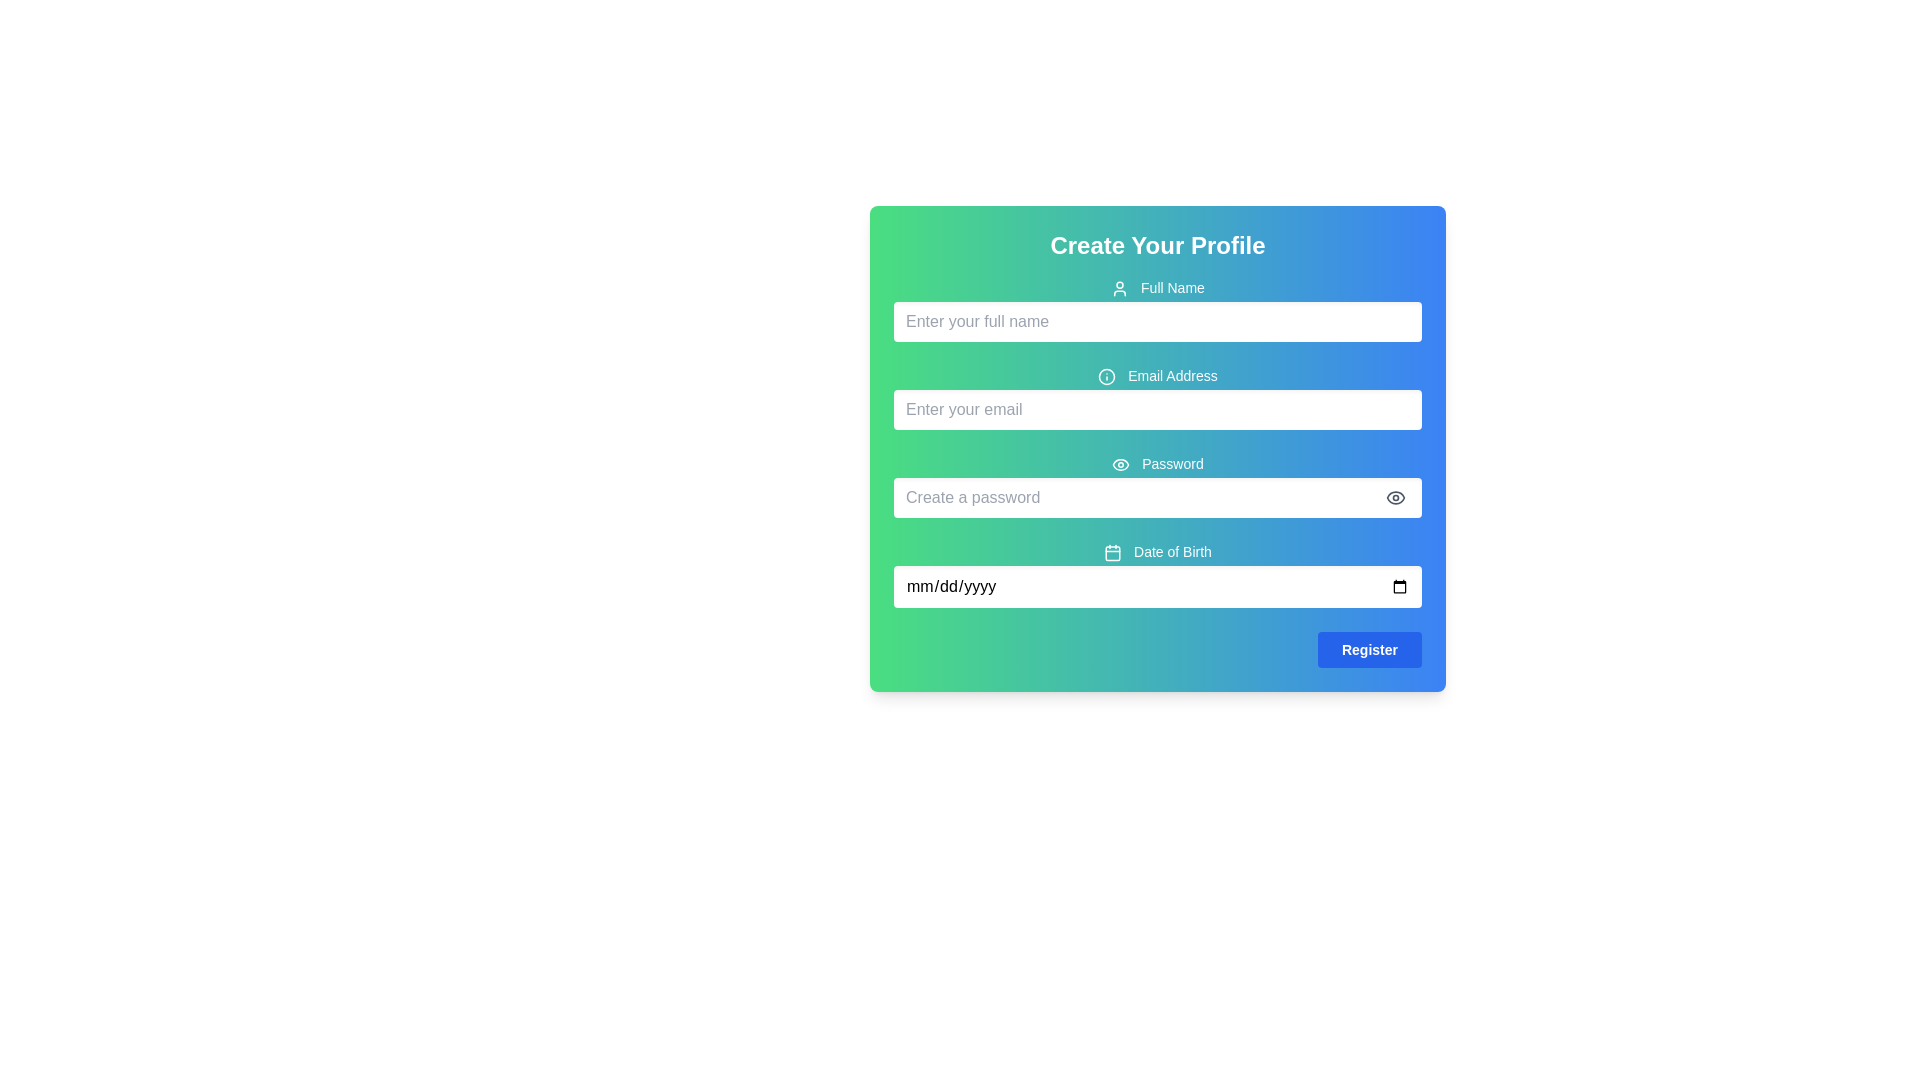  Describe the element at coordinates (1368, 650) in the screenshot. I see `the rectangular button labeled 'Register' with a blue background` at that location.